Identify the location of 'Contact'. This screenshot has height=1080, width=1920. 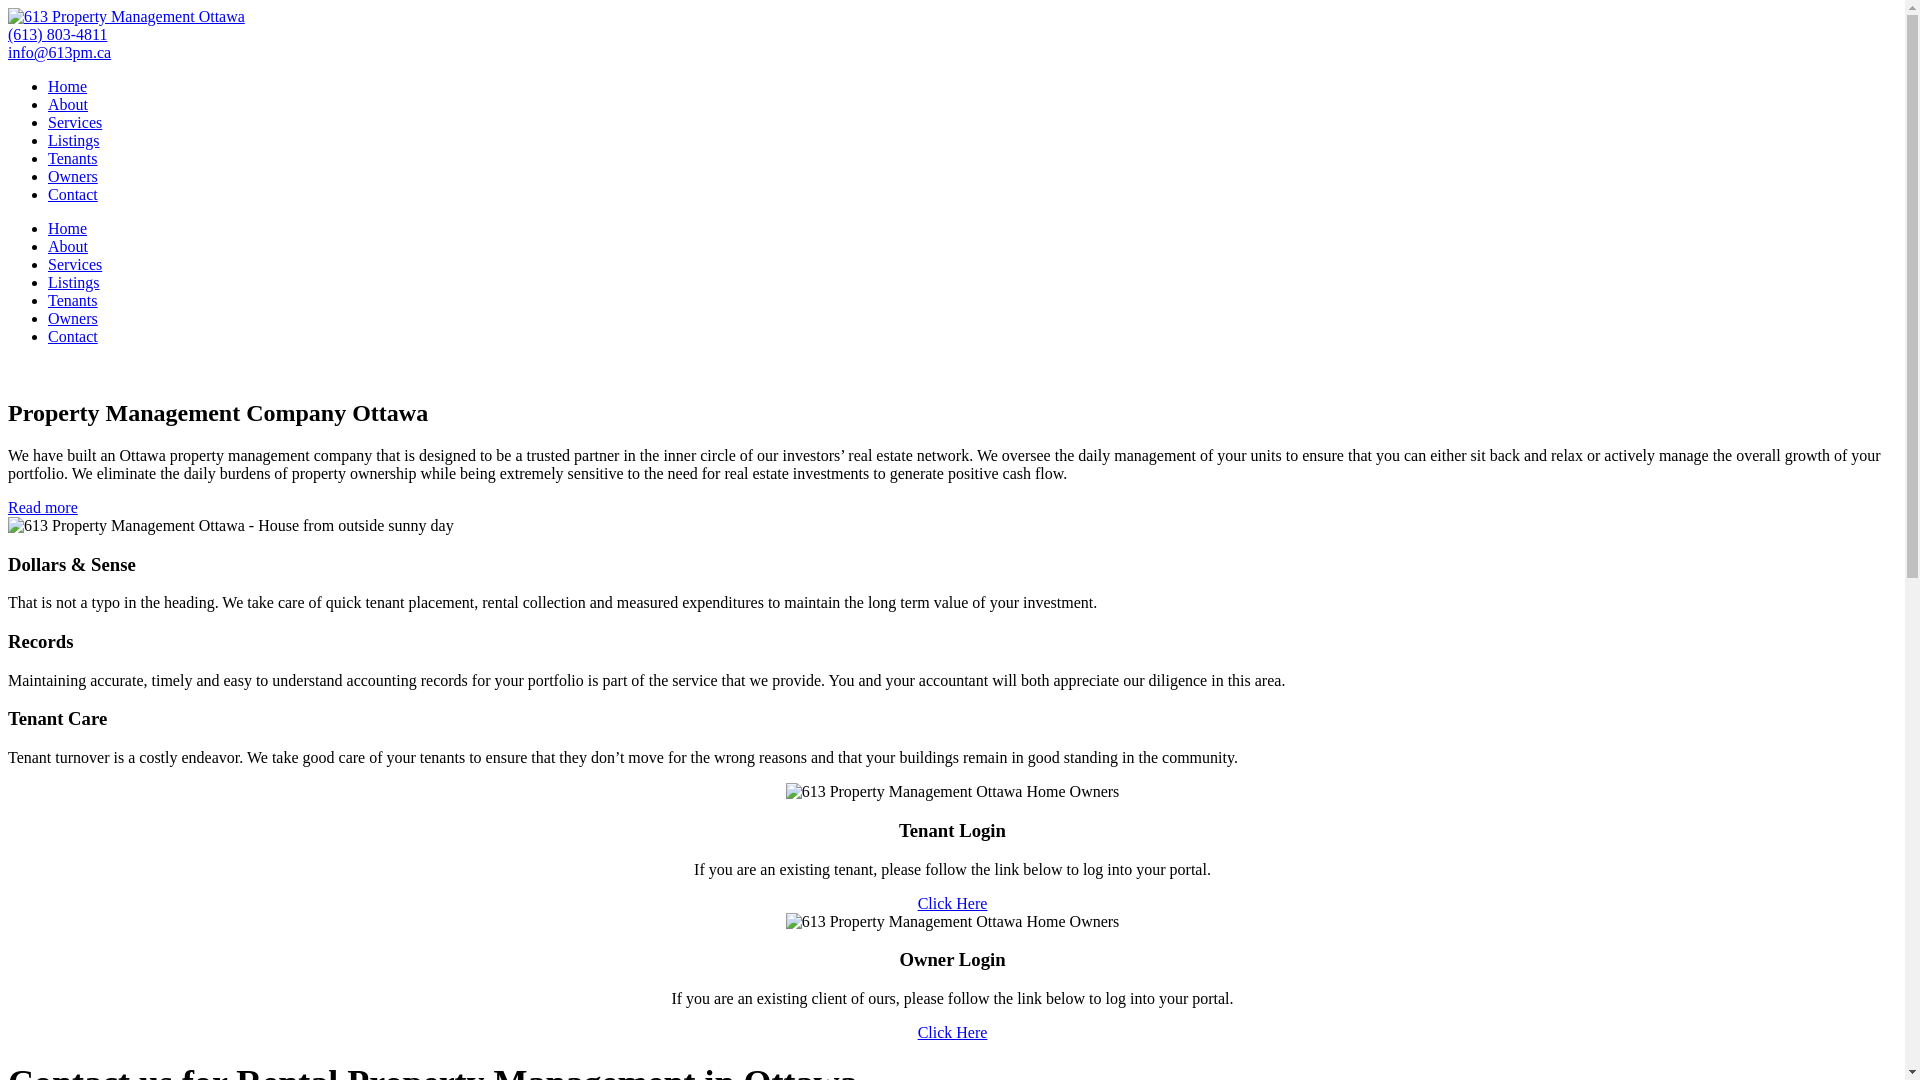
(48, 194).